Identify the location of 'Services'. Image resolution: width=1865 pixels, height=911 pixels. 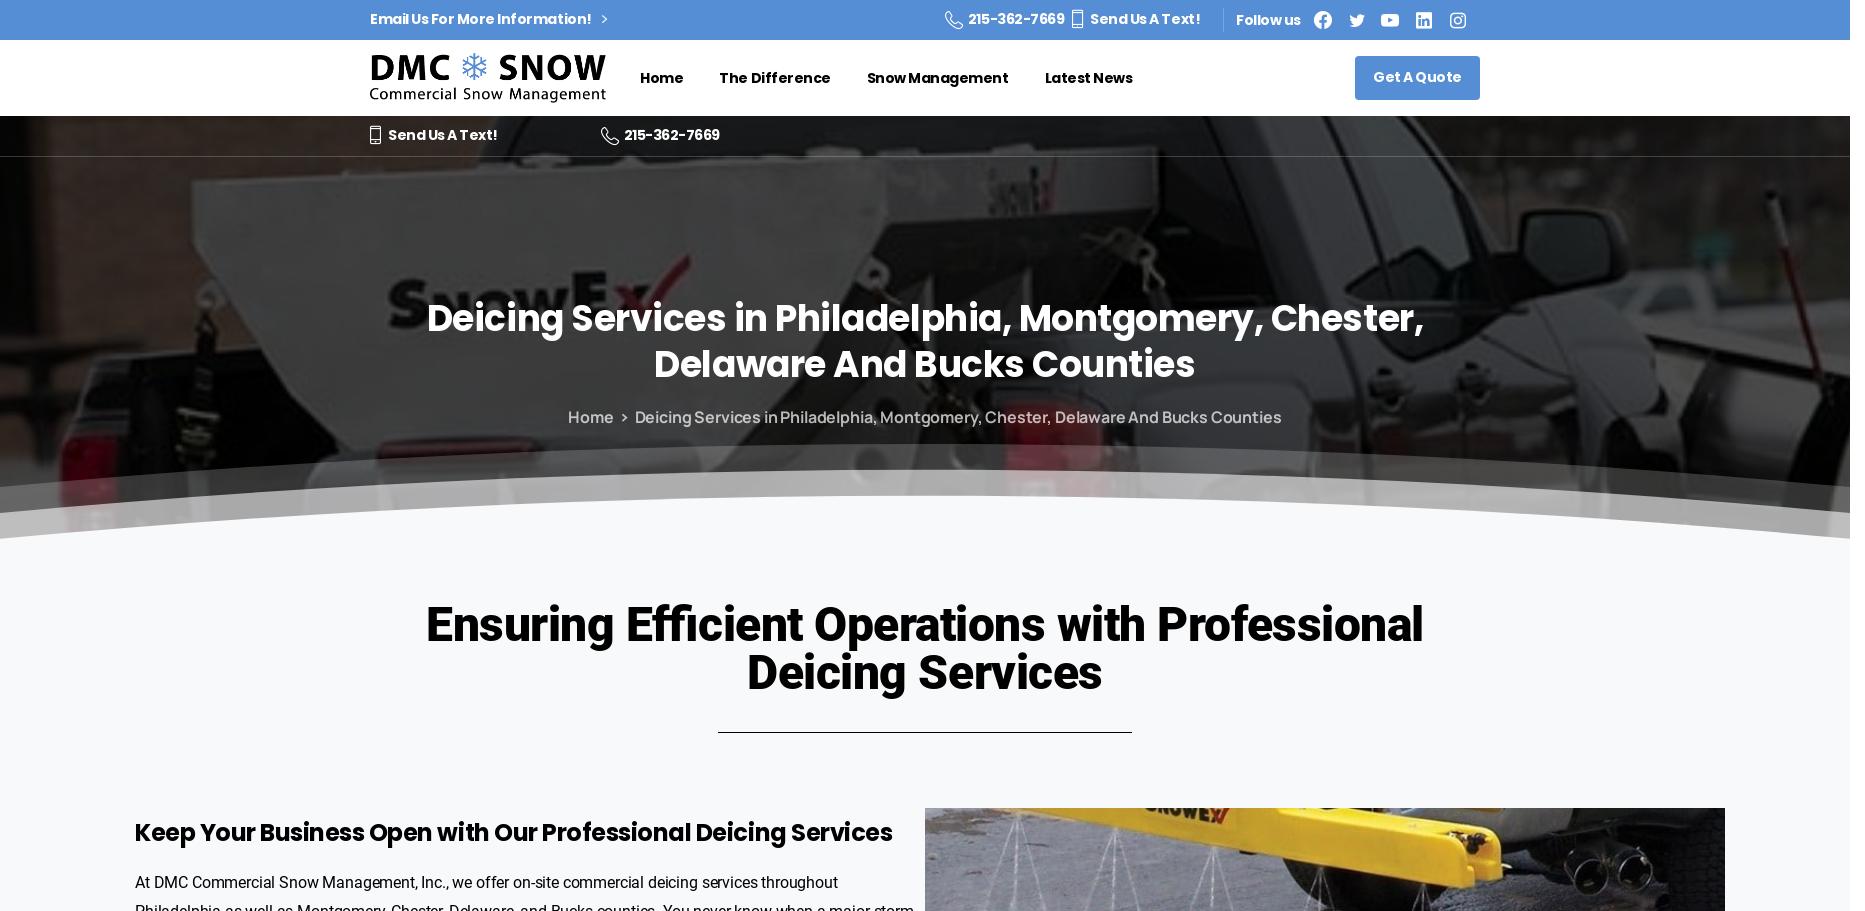
(647, 317).